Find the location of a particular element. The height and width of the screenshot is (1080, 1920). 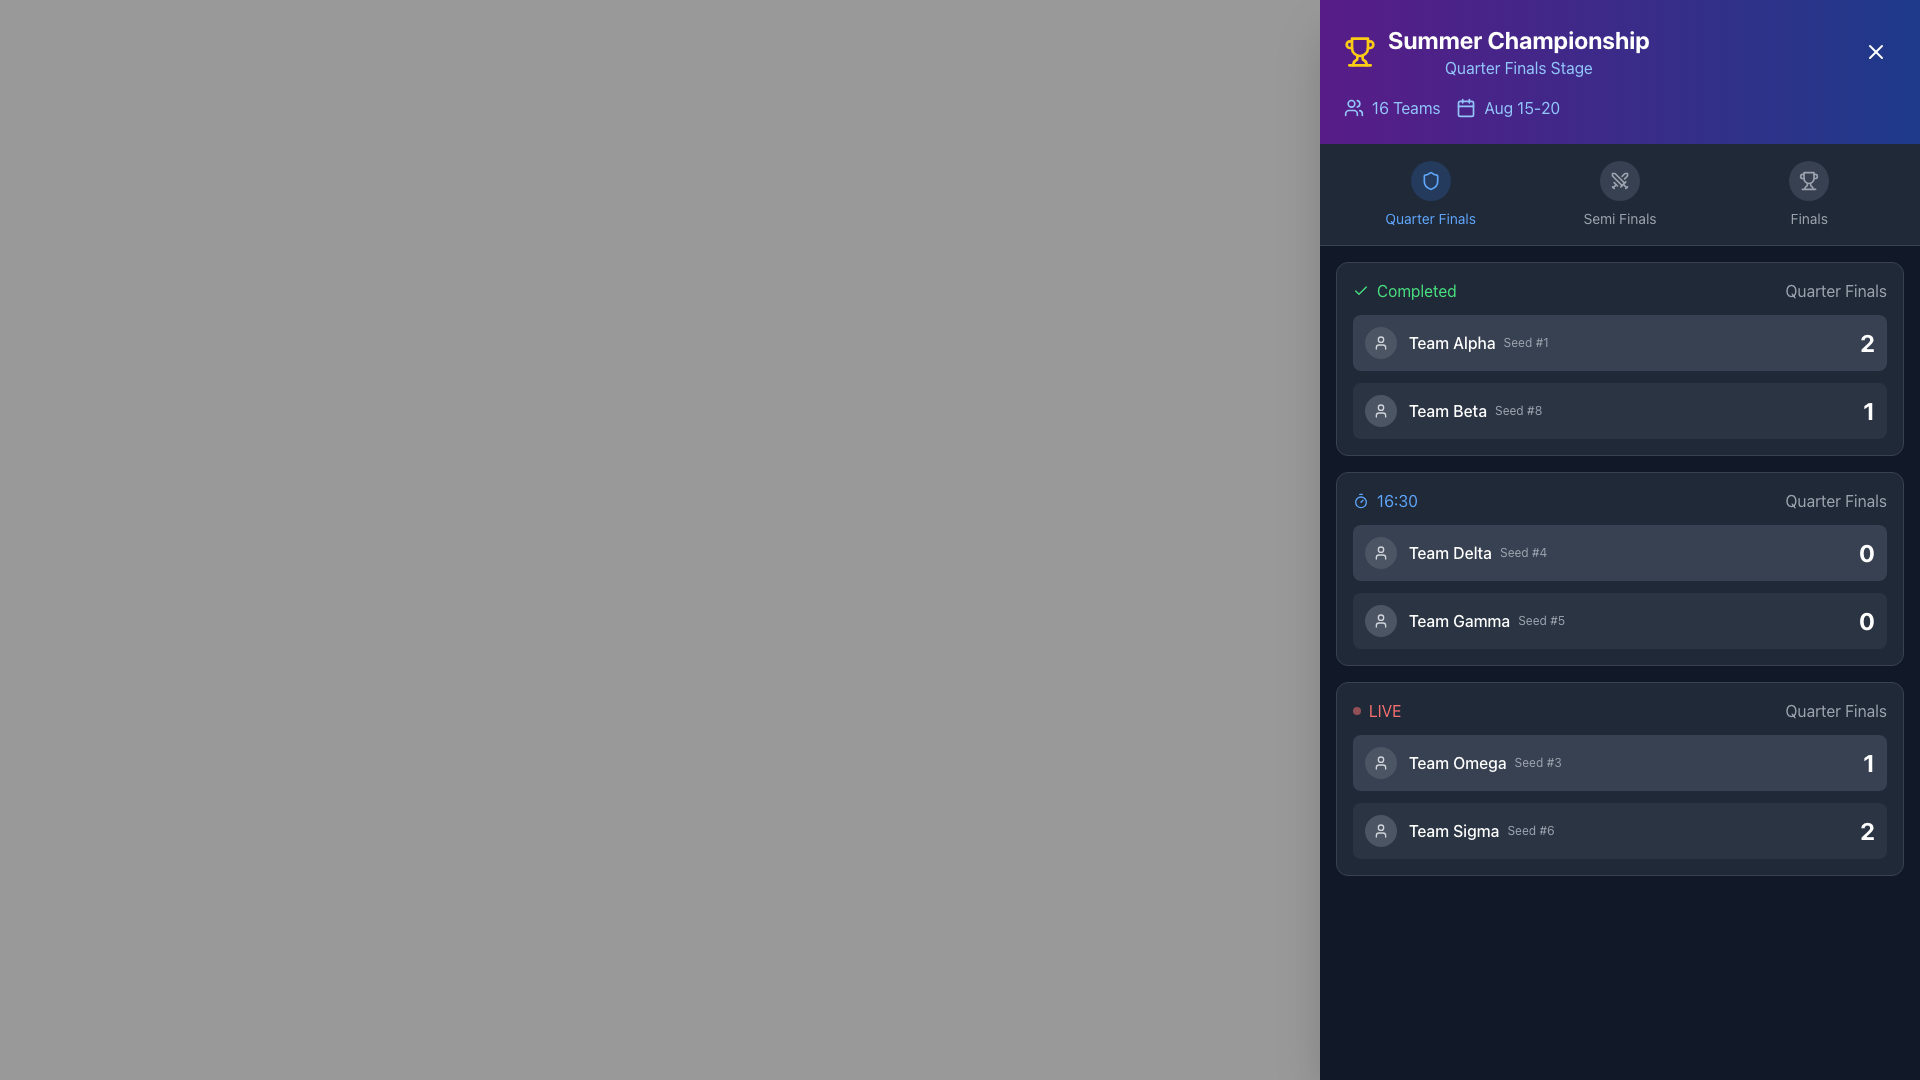

the static banner indicating the match status (LIVE) and stage (Quarter Finals) located at the top of the match card is located at coordinates (1620, 709).